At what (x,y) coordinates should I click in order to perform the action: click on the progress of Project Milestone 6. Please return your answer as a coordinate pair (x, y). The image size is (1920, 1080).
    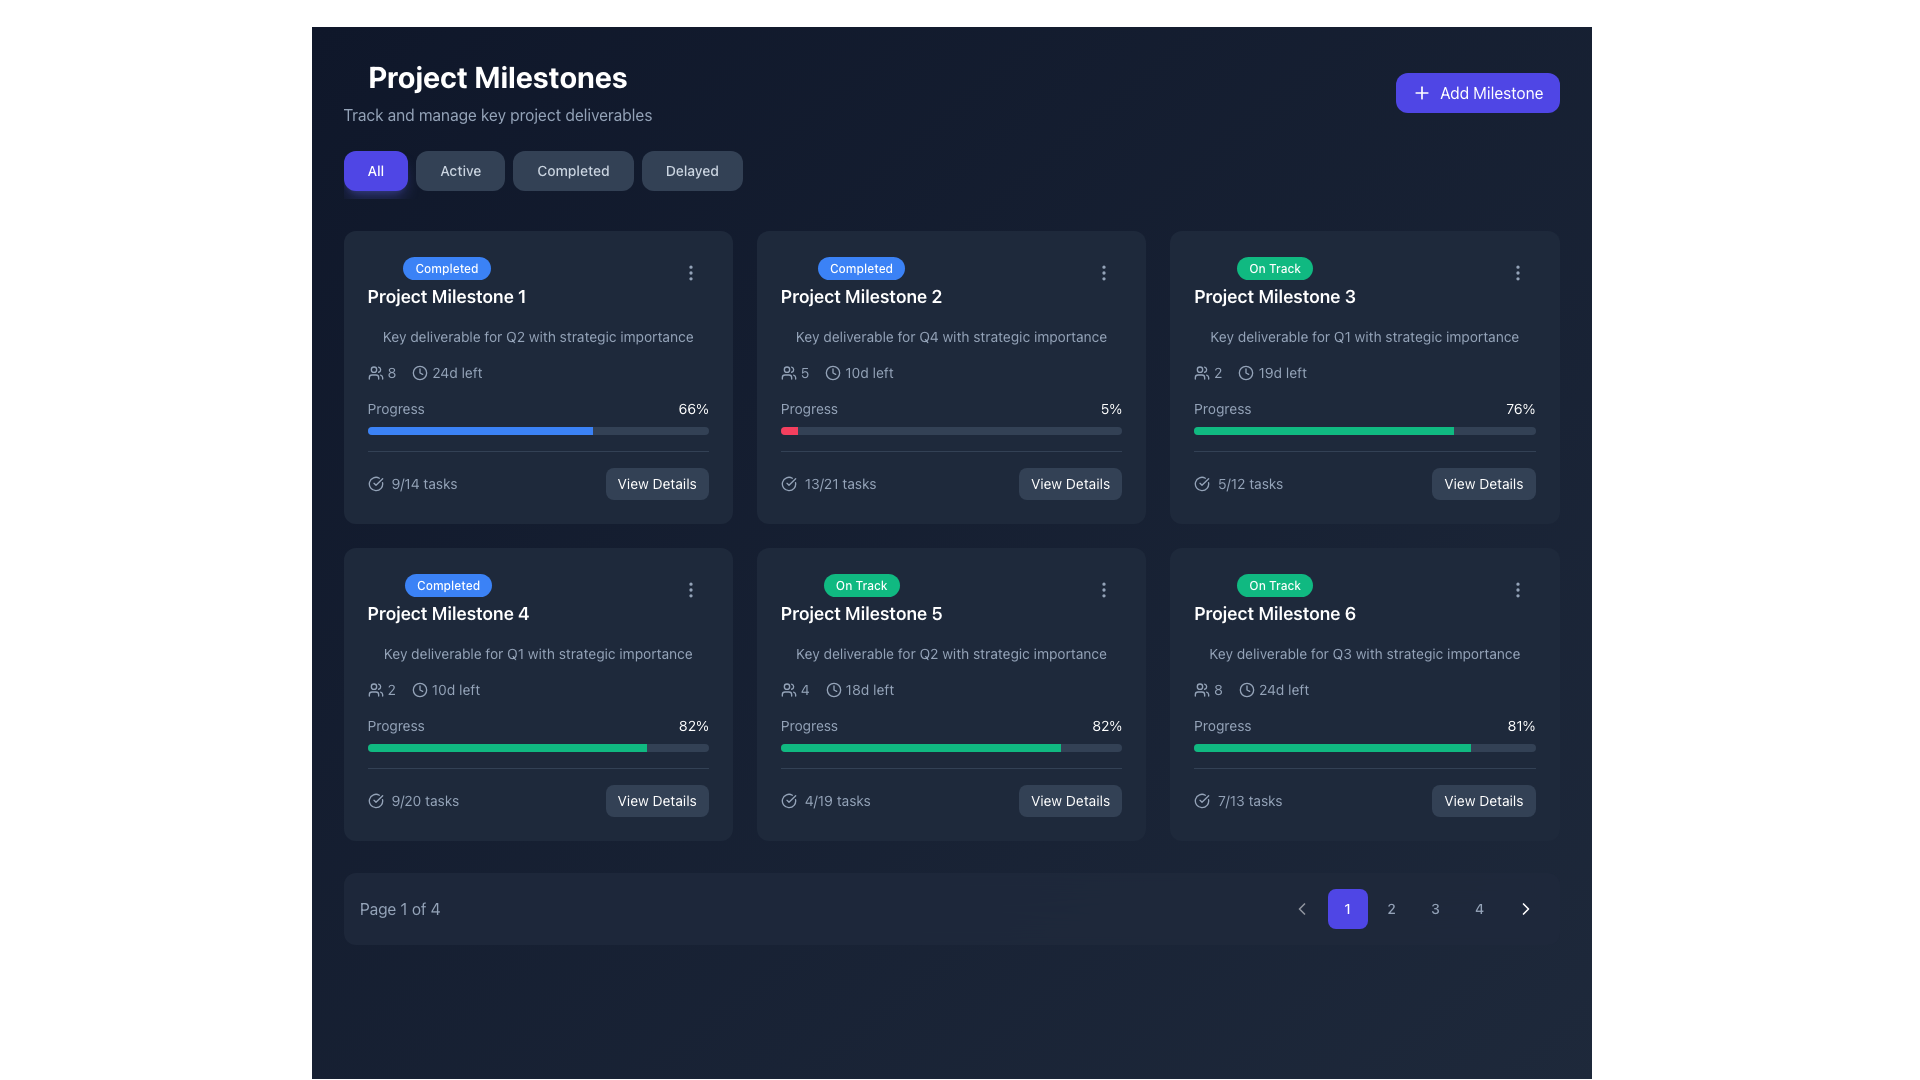
    Looking at the image, I should click on (1397, 748).